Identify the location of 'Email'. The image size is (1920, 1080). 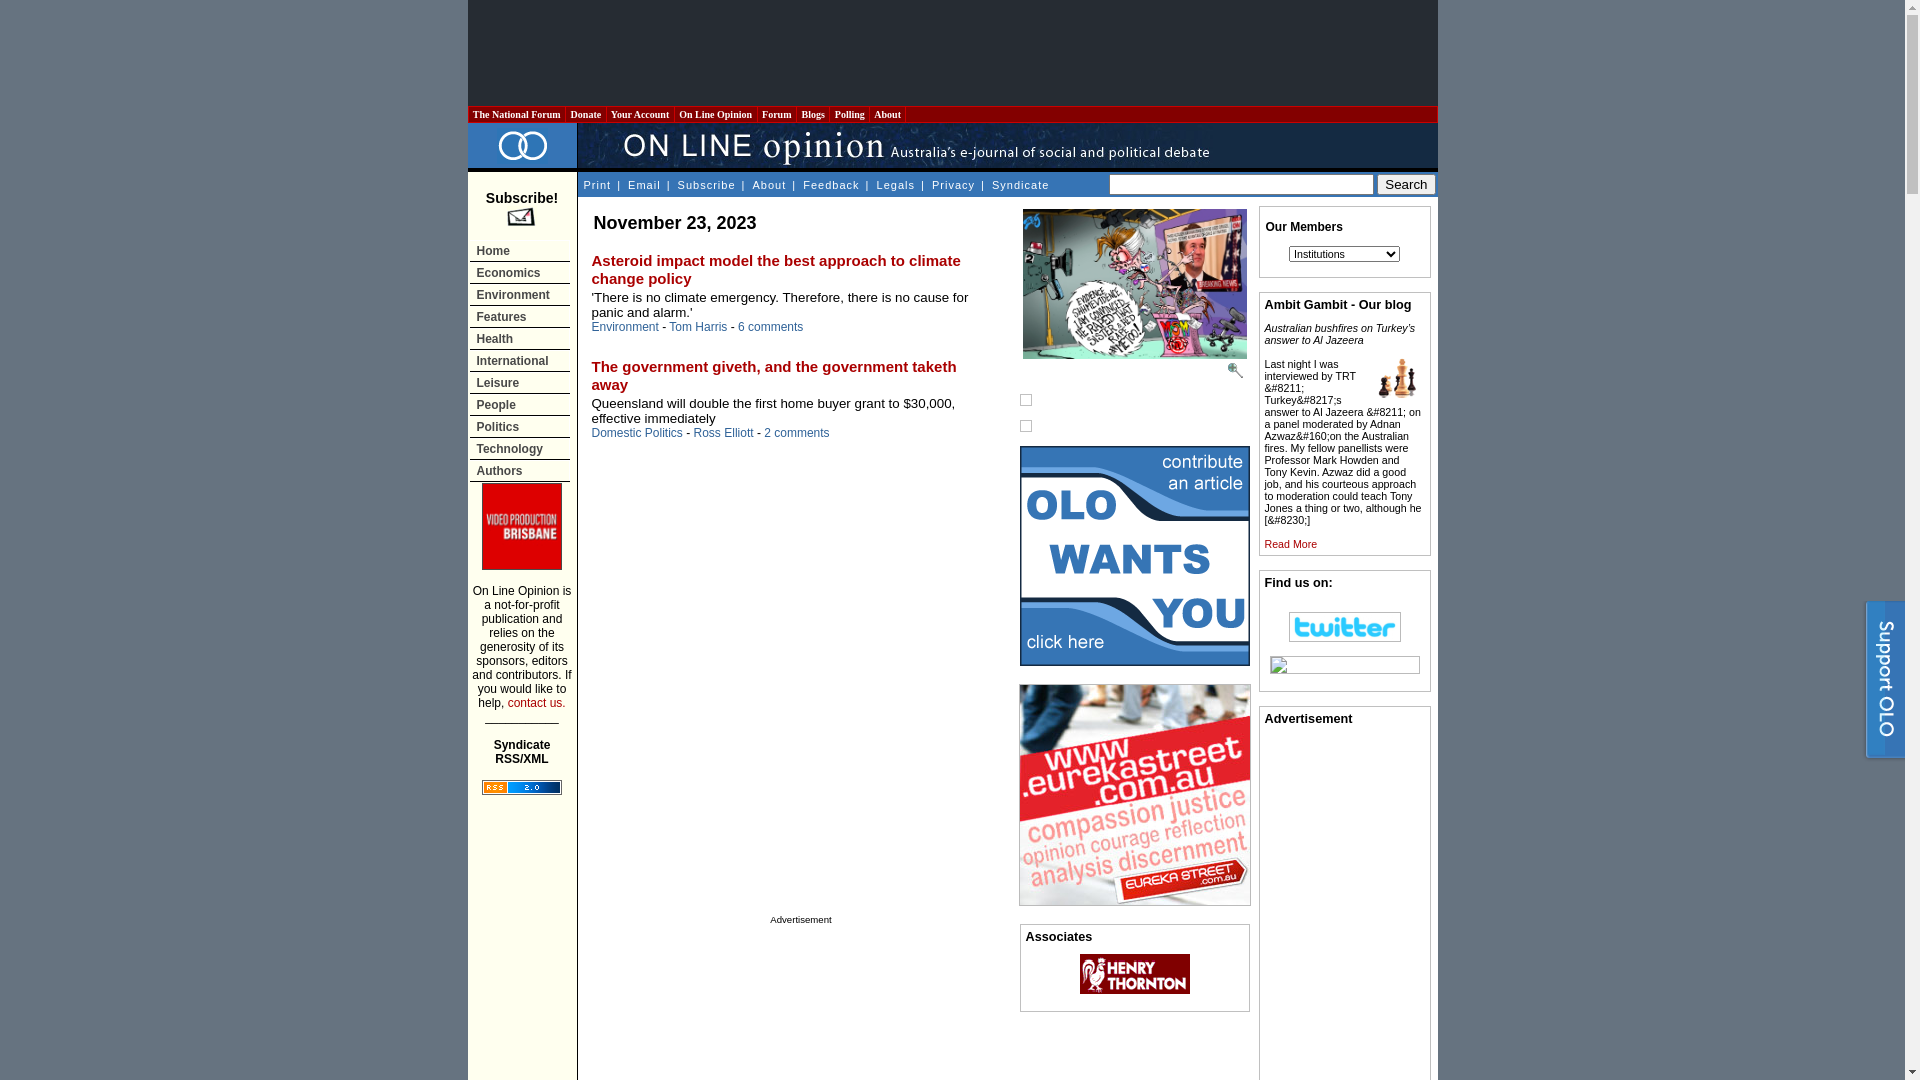
(643, 184).